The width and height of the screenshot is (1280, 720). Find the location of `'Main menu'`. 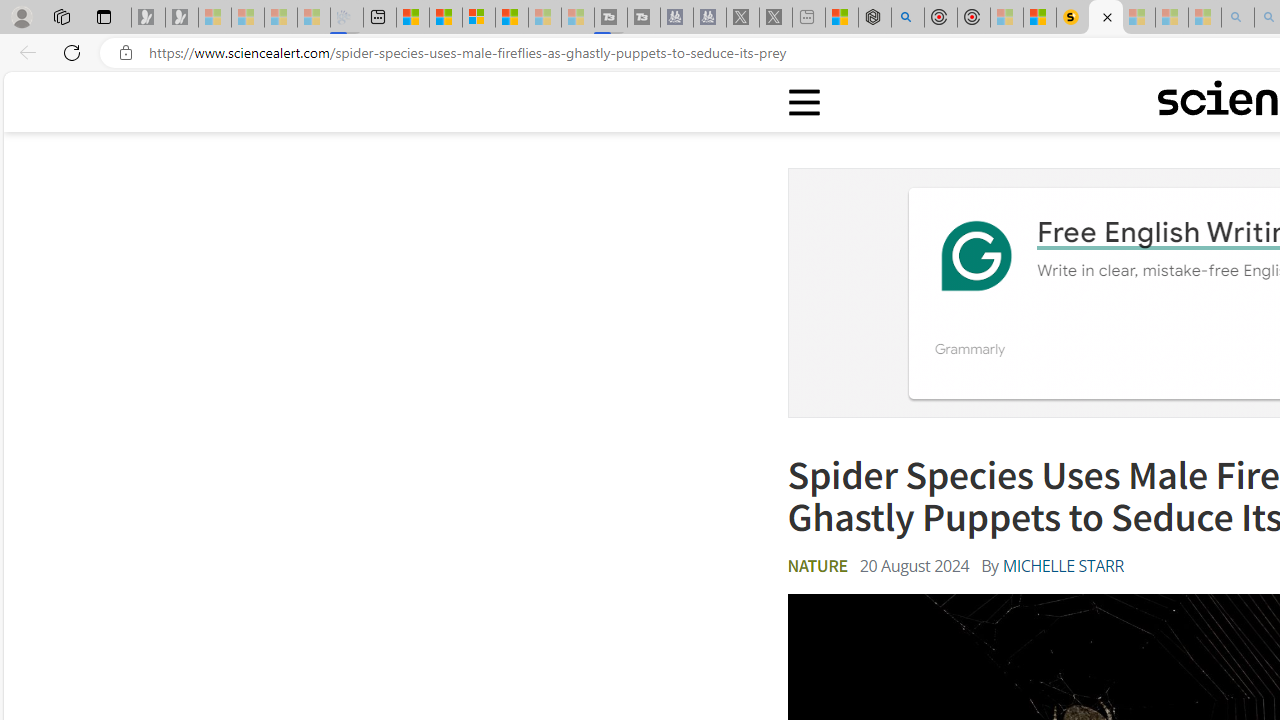

'Main menu' is located at coordinates (805, 102).